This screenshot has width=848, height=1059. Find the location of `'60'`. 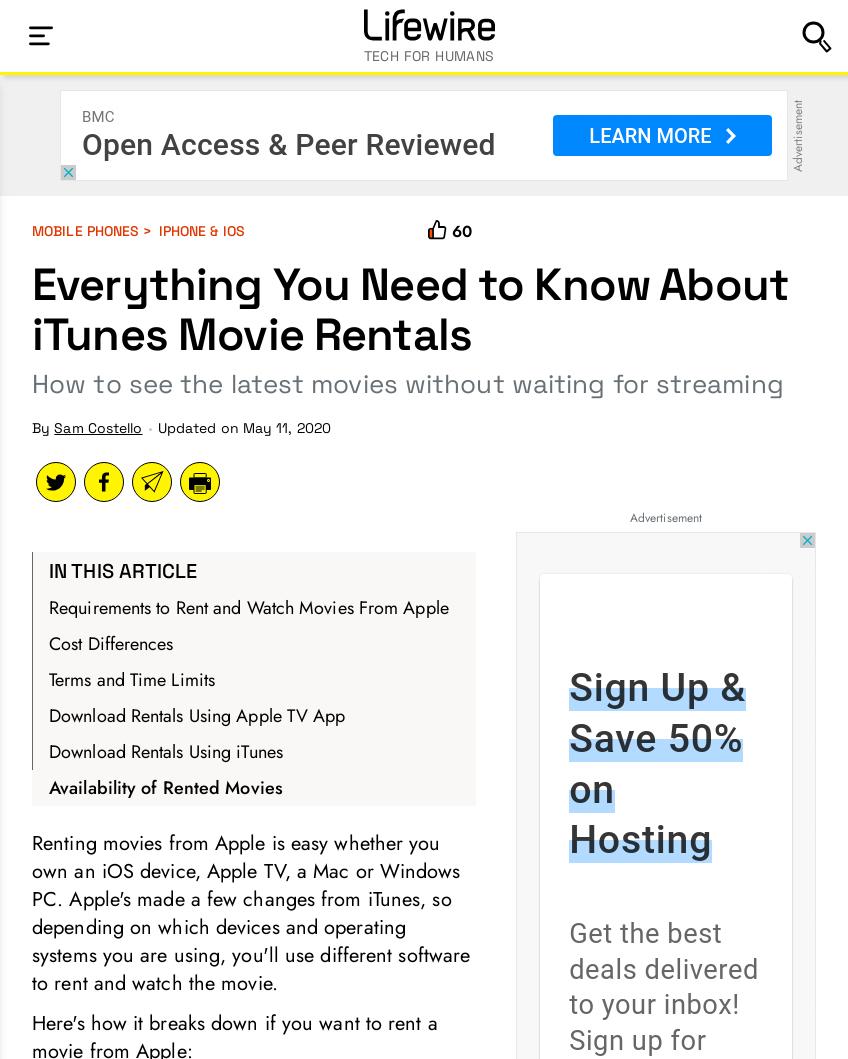

'60' is located at coordinates (460, 231).